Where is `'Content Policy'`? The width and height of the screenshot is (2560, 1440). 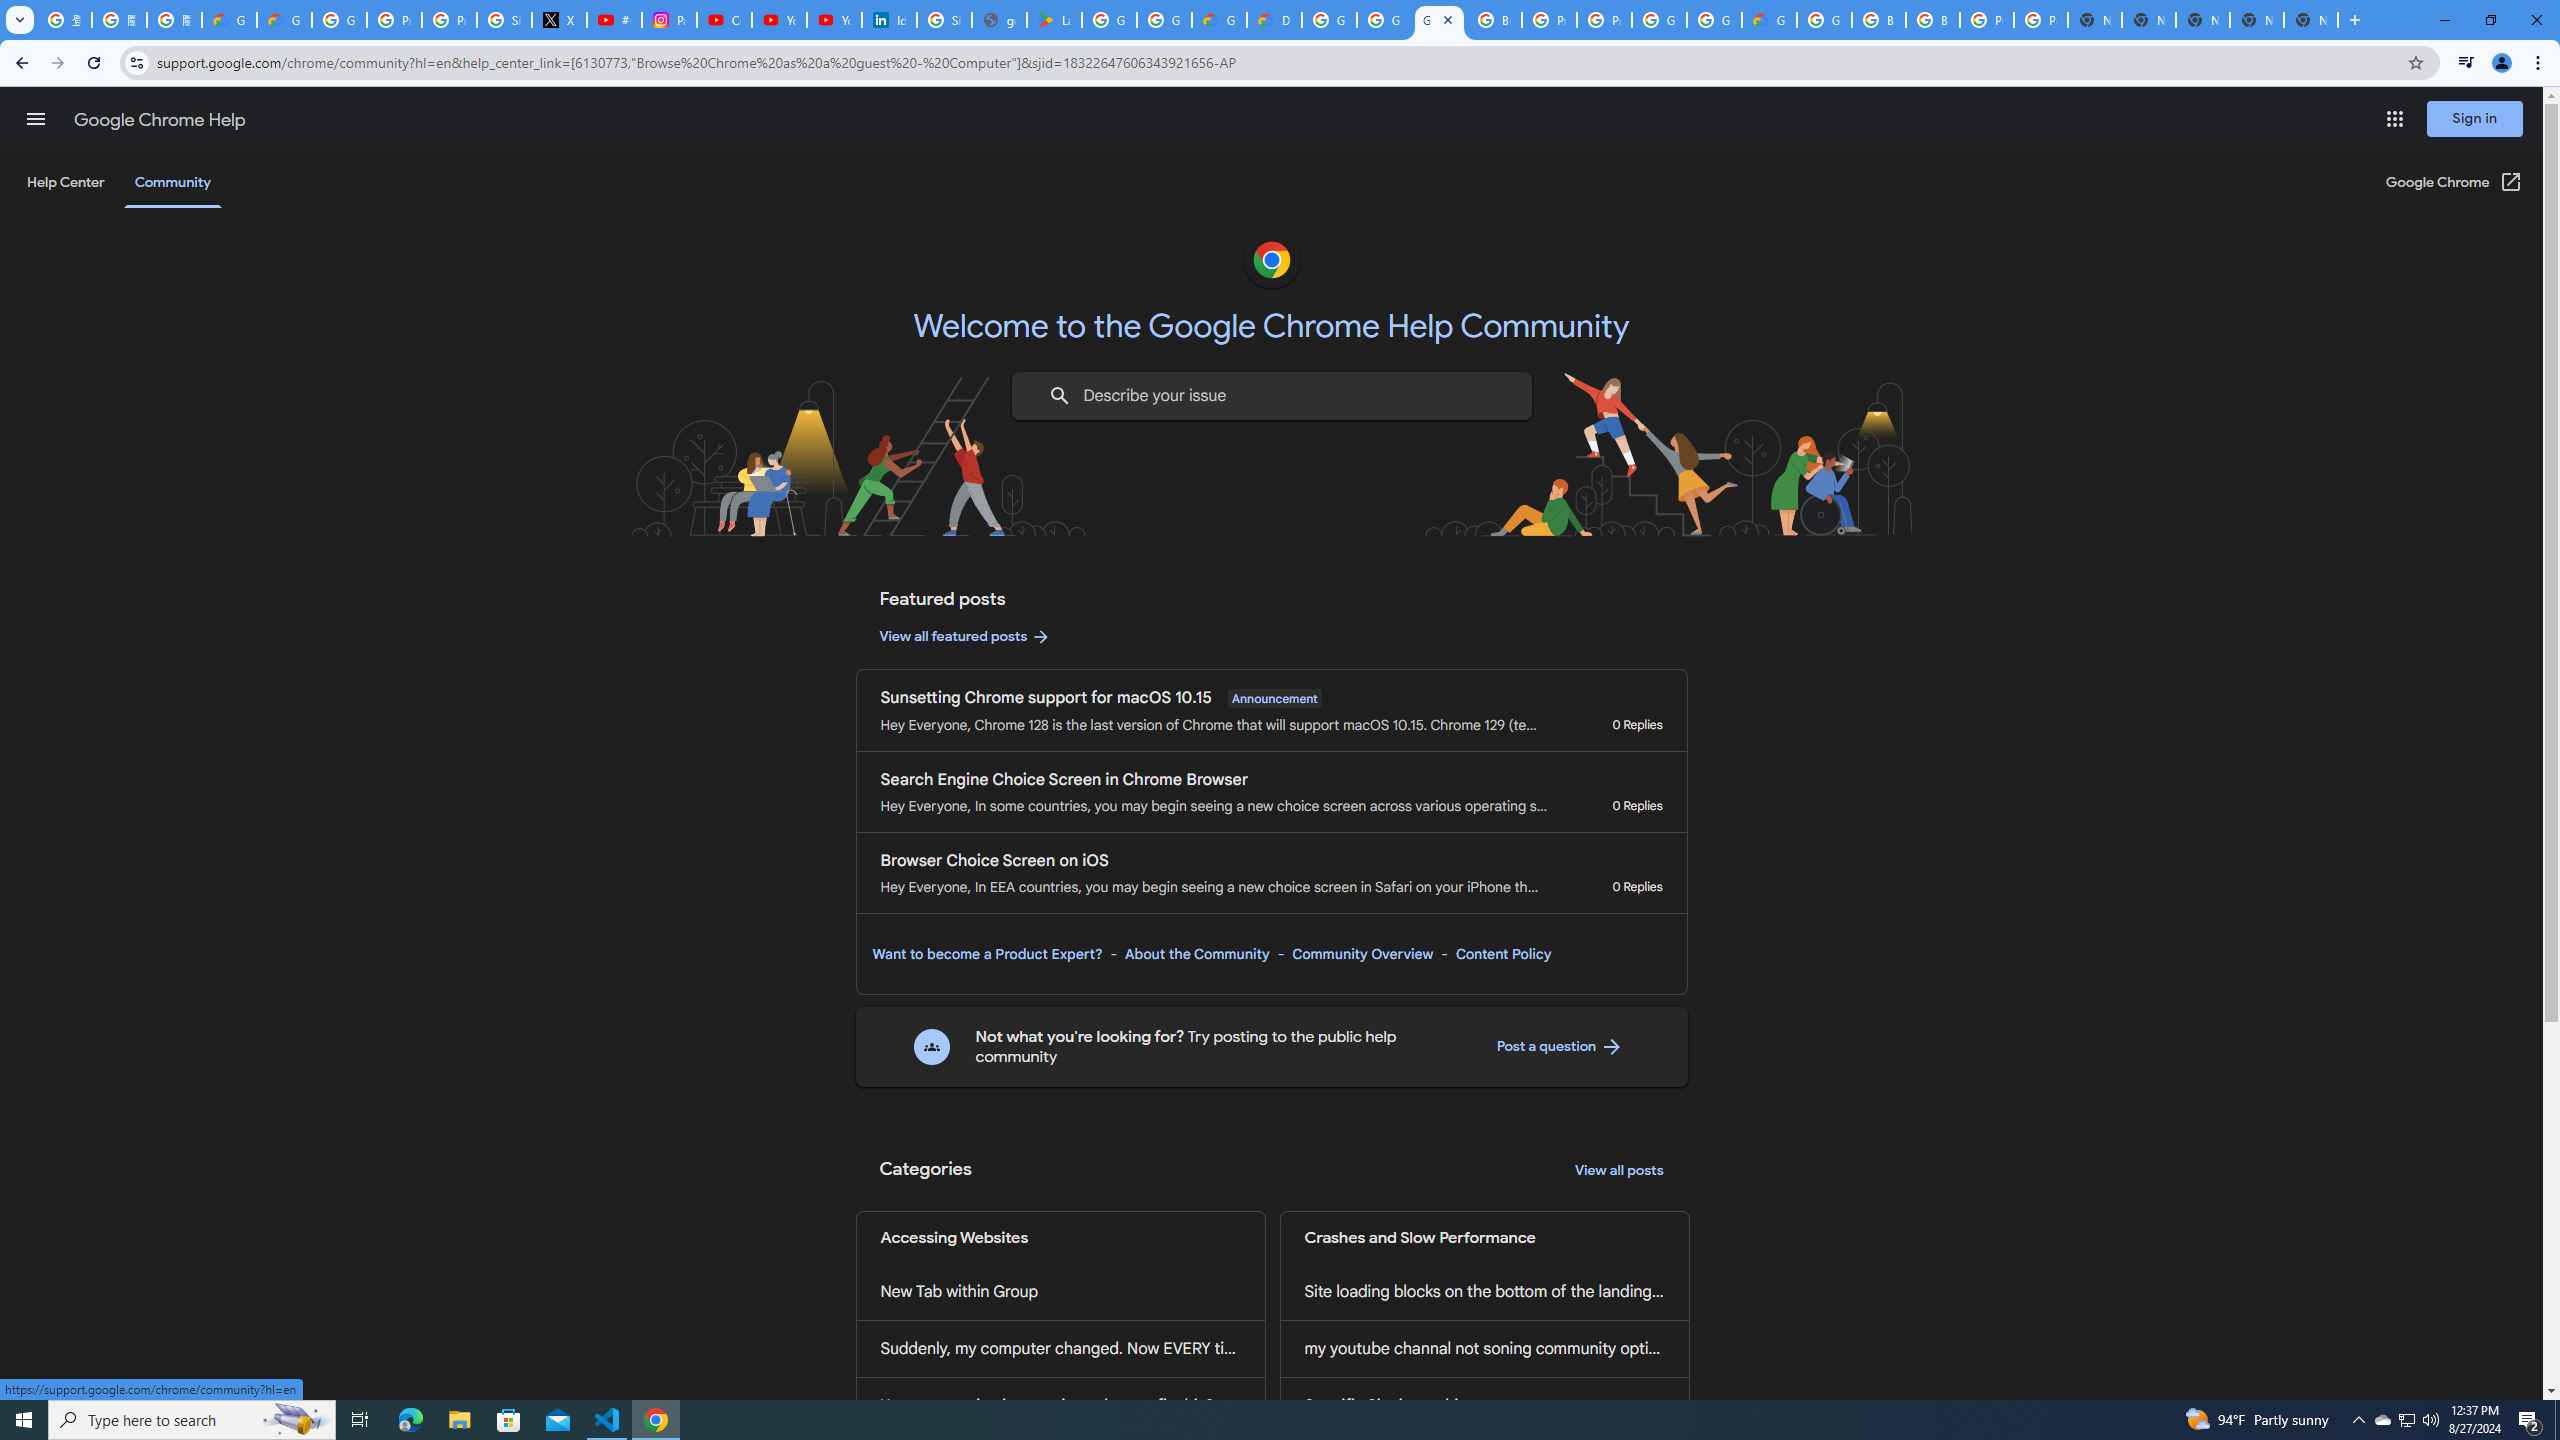
'Content Policy' is located at coordinates (1501, 953).